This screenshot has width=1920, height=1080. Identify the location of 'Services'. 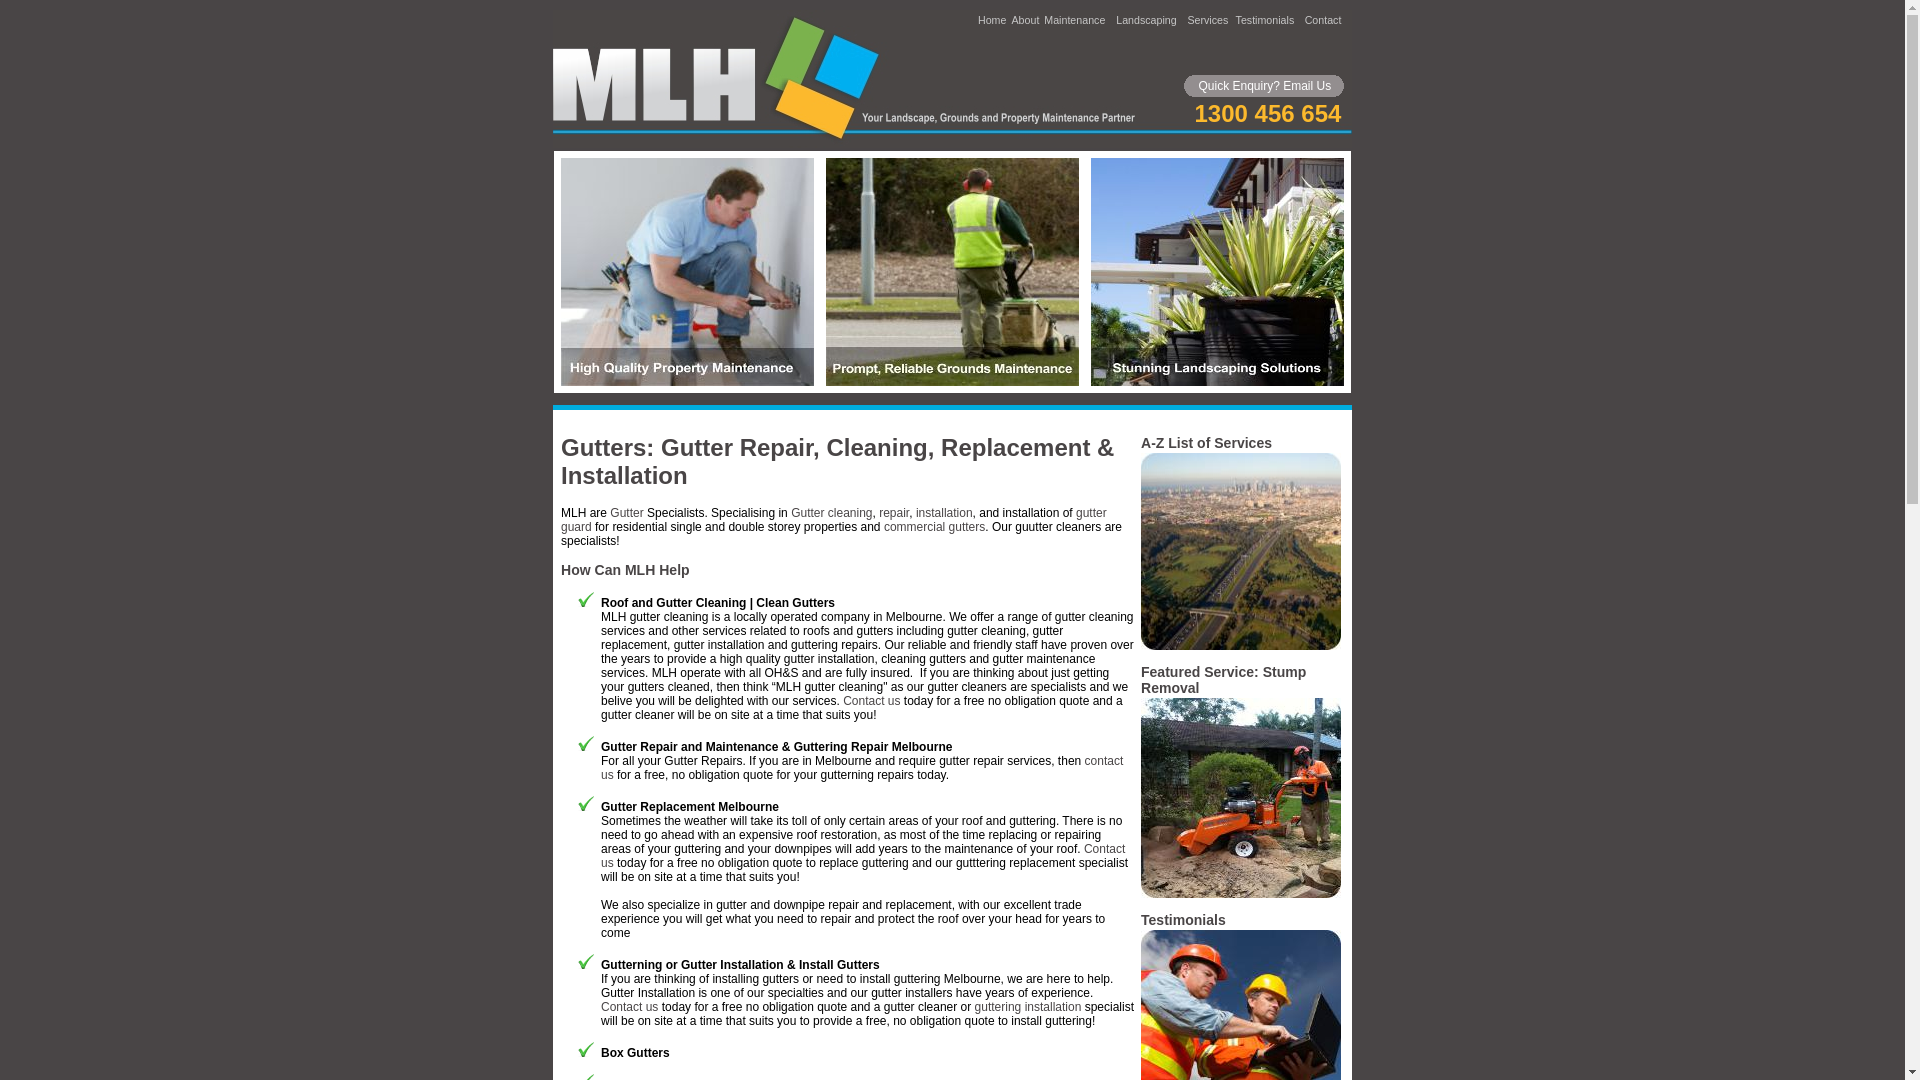
(1186, 19).